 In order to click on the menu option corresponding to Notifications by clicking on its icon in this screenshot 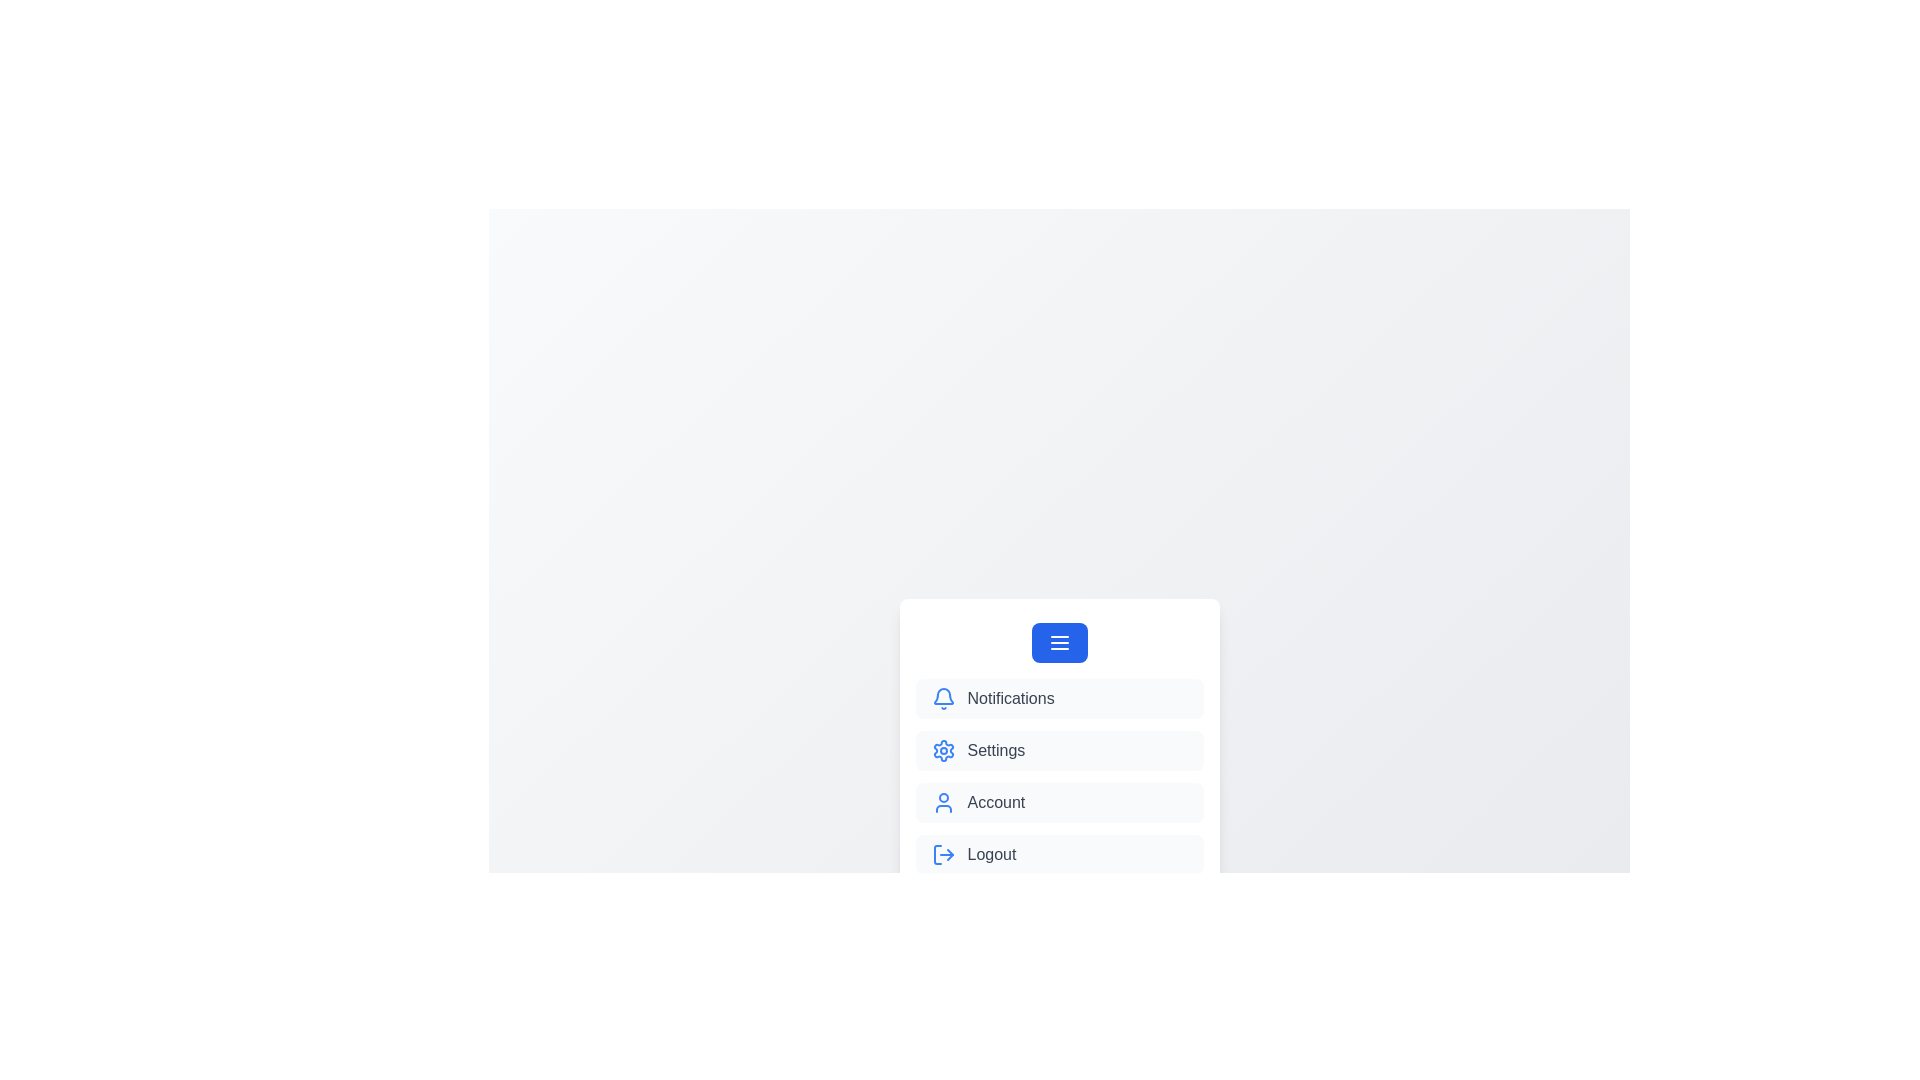, I will do `click(942, 697)`.